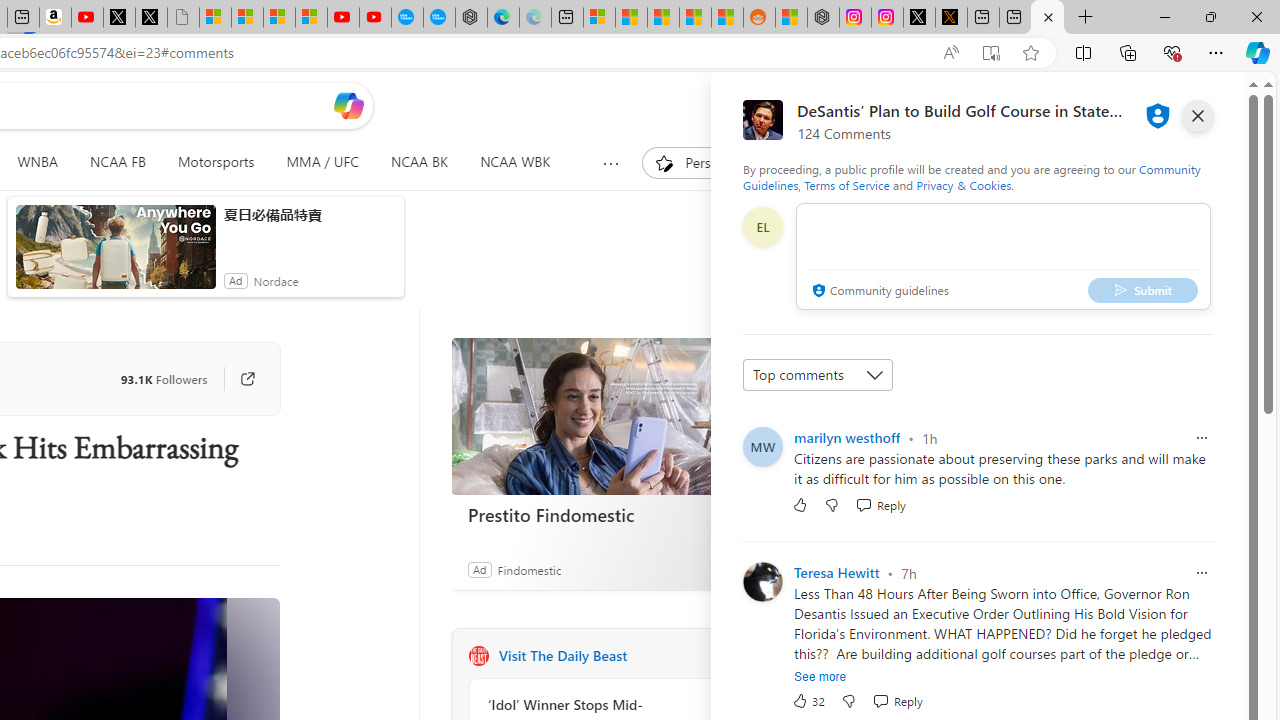 The height and width of the screenshot is (720, 1280). I want to click on 'Microsoft rewards', so click(1137, 105).